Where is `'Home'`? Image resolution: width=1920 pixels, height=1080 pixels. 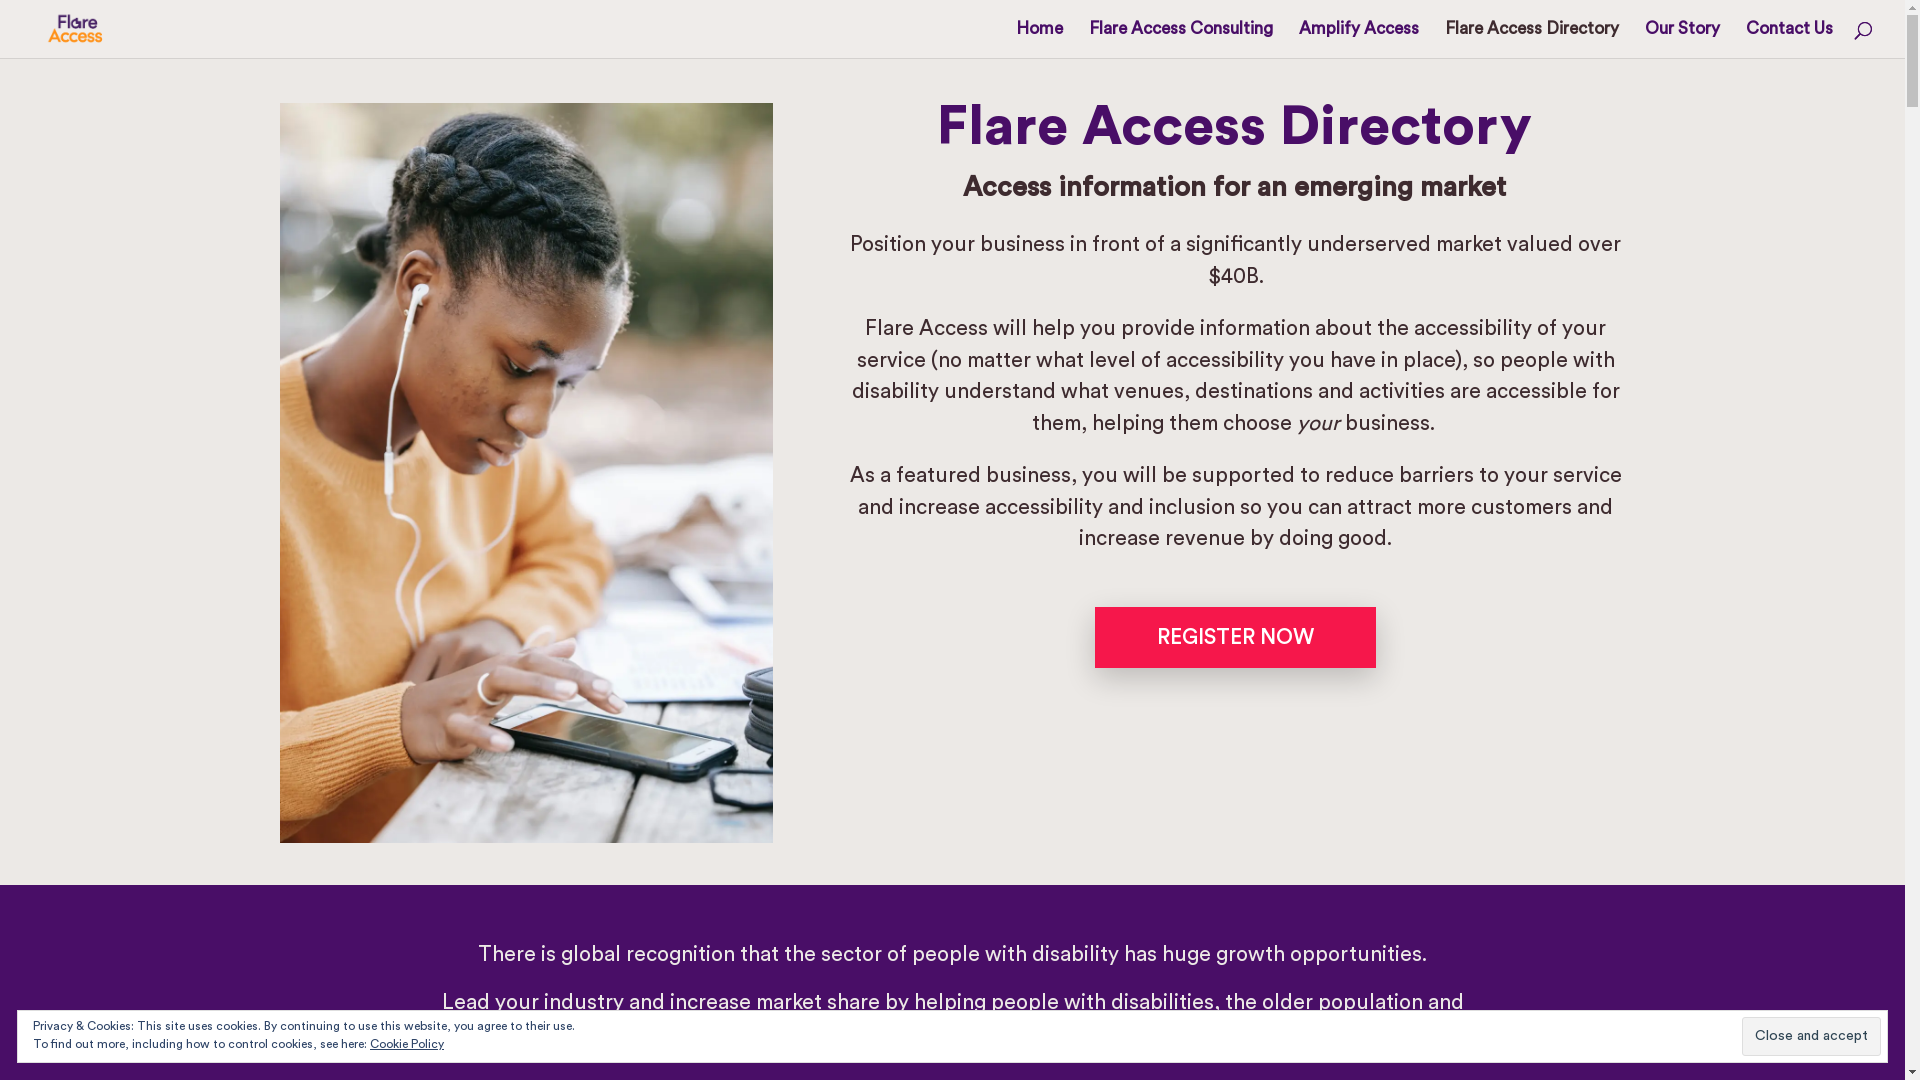 'Home' is located at coordinates (1039, 39).